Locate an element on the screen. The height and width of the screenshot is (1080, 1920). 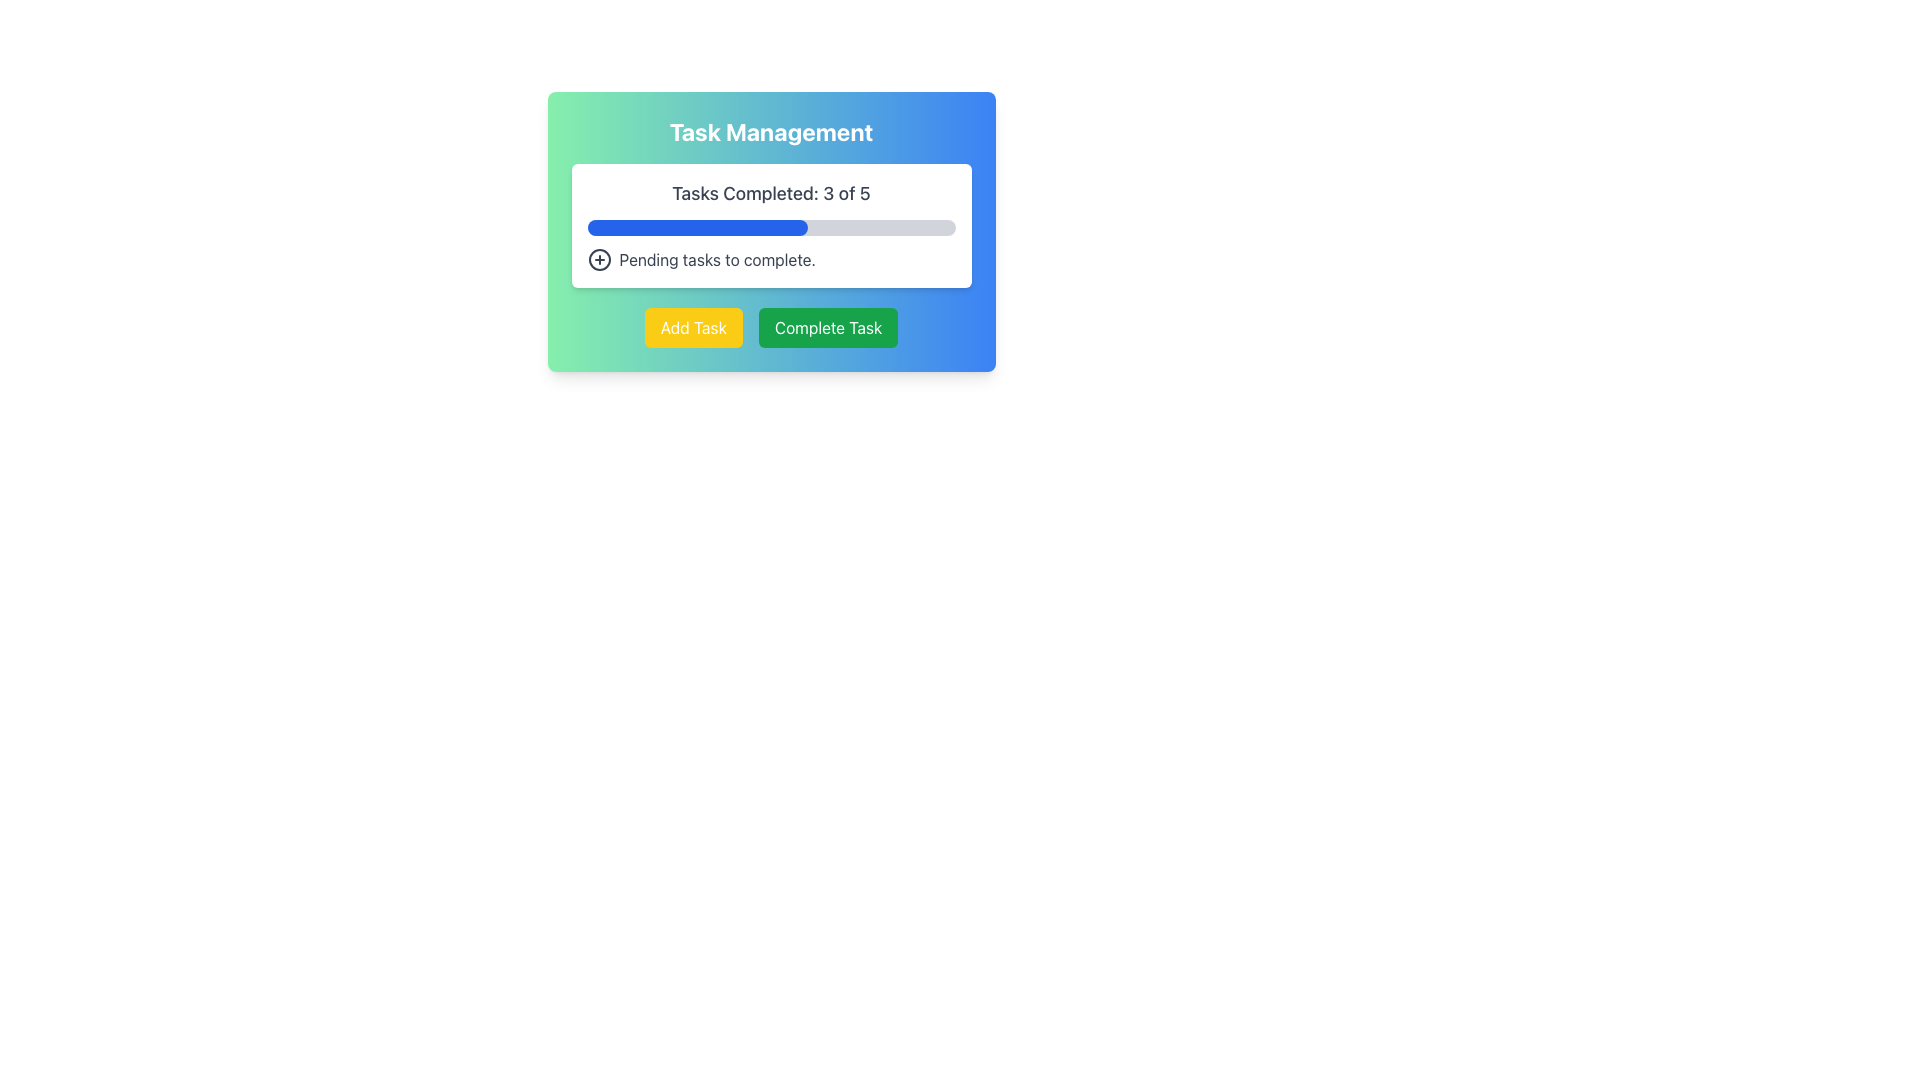
the informational text label that provides a status message related to pending tasks in the task management system, located on the right side of a horizontal arrangement with a circular icon containing a plus sign to its left is located at coordinates (717, 258).